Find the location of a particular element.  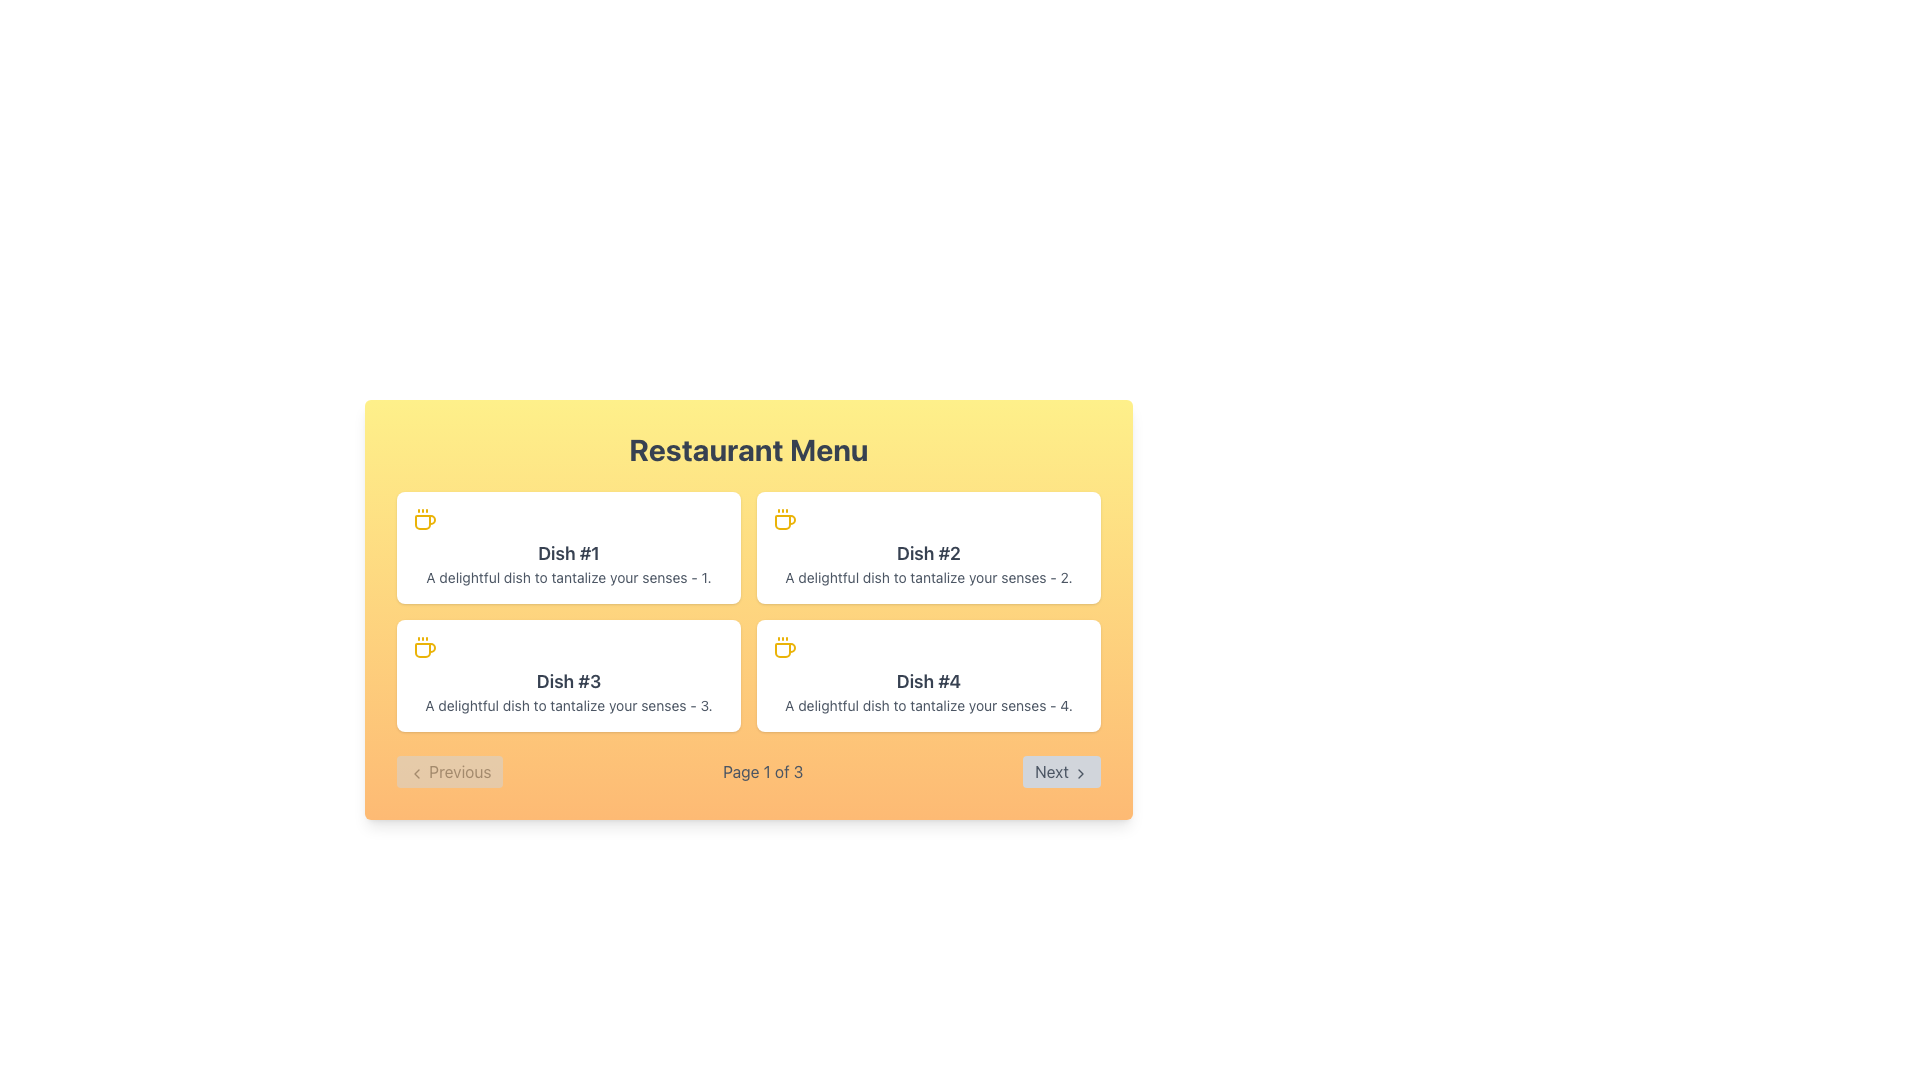

the 'Next' button with a gray background and a right-pointing chevron icon, located at the bottom-right corner of the 'Restaurant Menu' panel is located at coordinates (1061, 770).